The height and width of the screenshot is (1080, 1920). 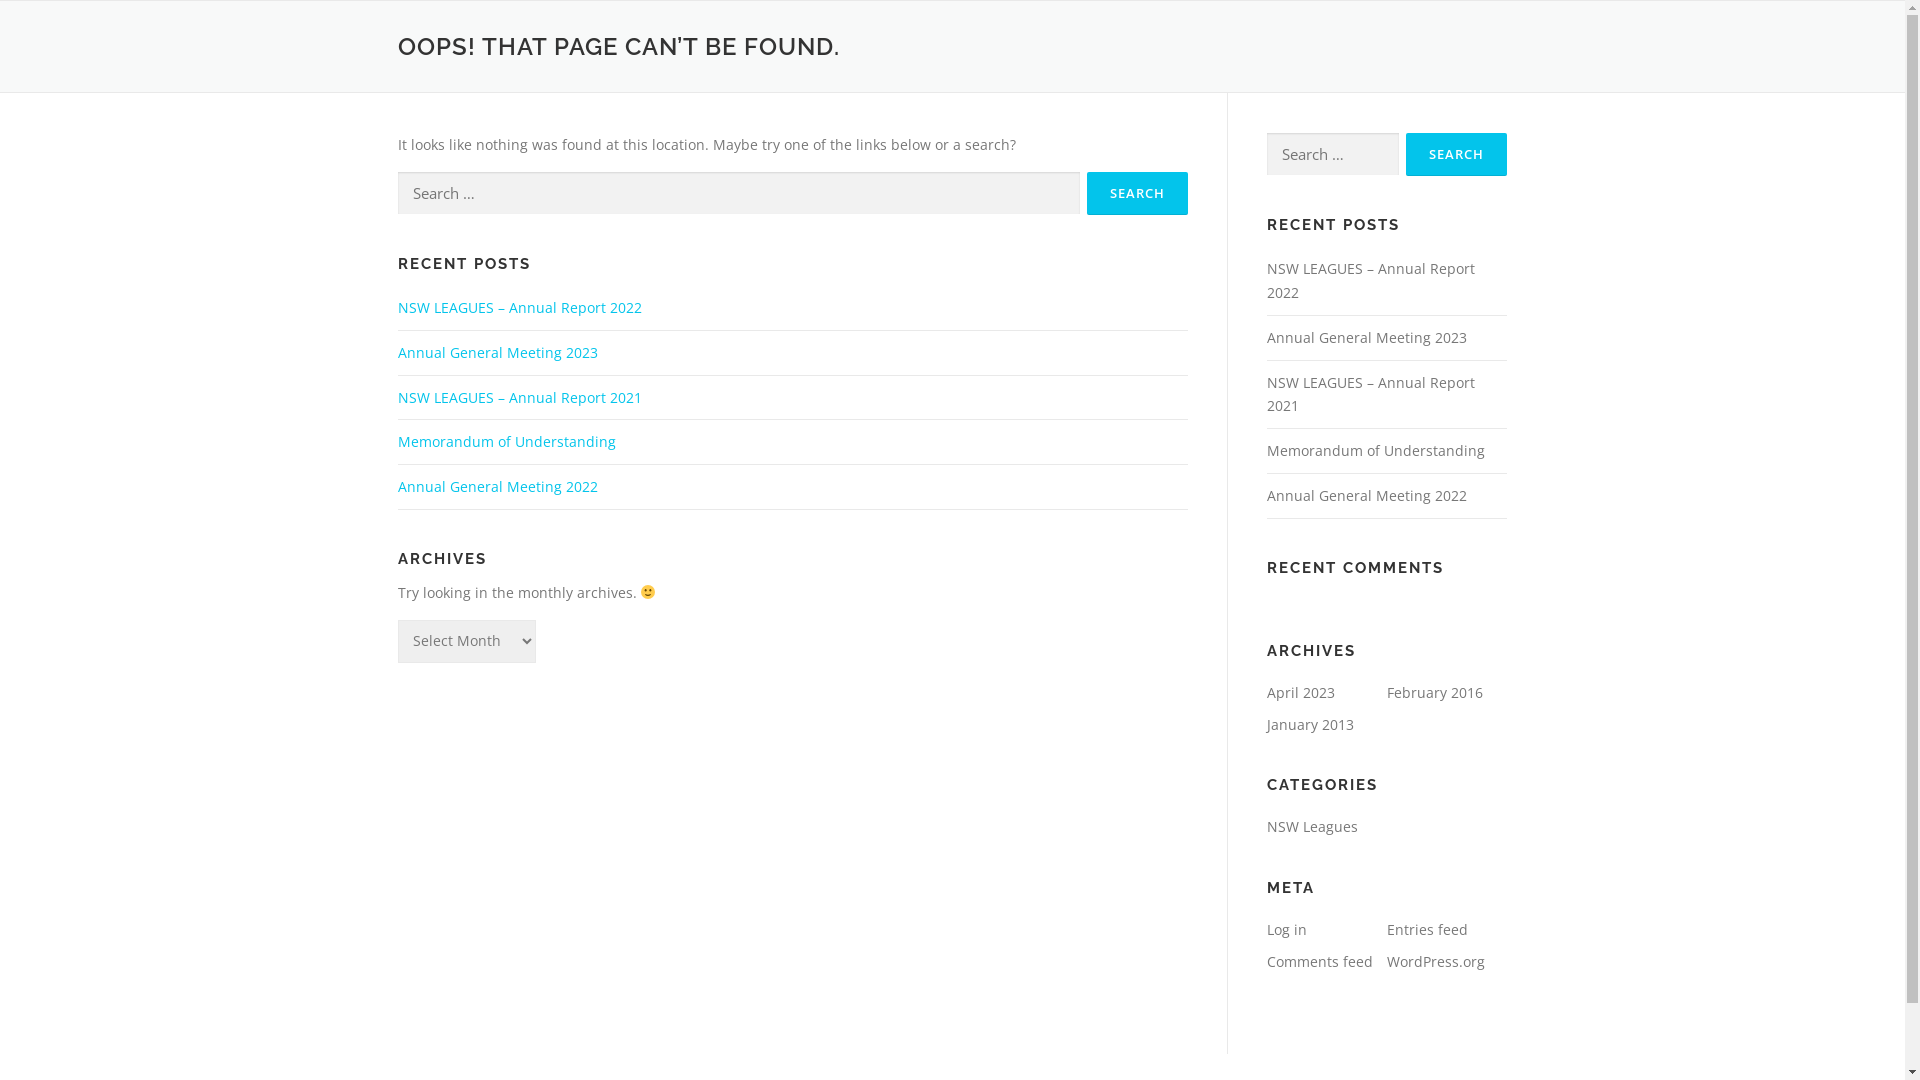 What do you see at coordinates (1385, 960) in the screenshot?
I see `'WordPress.org'` at bounding box center [1385, 960].